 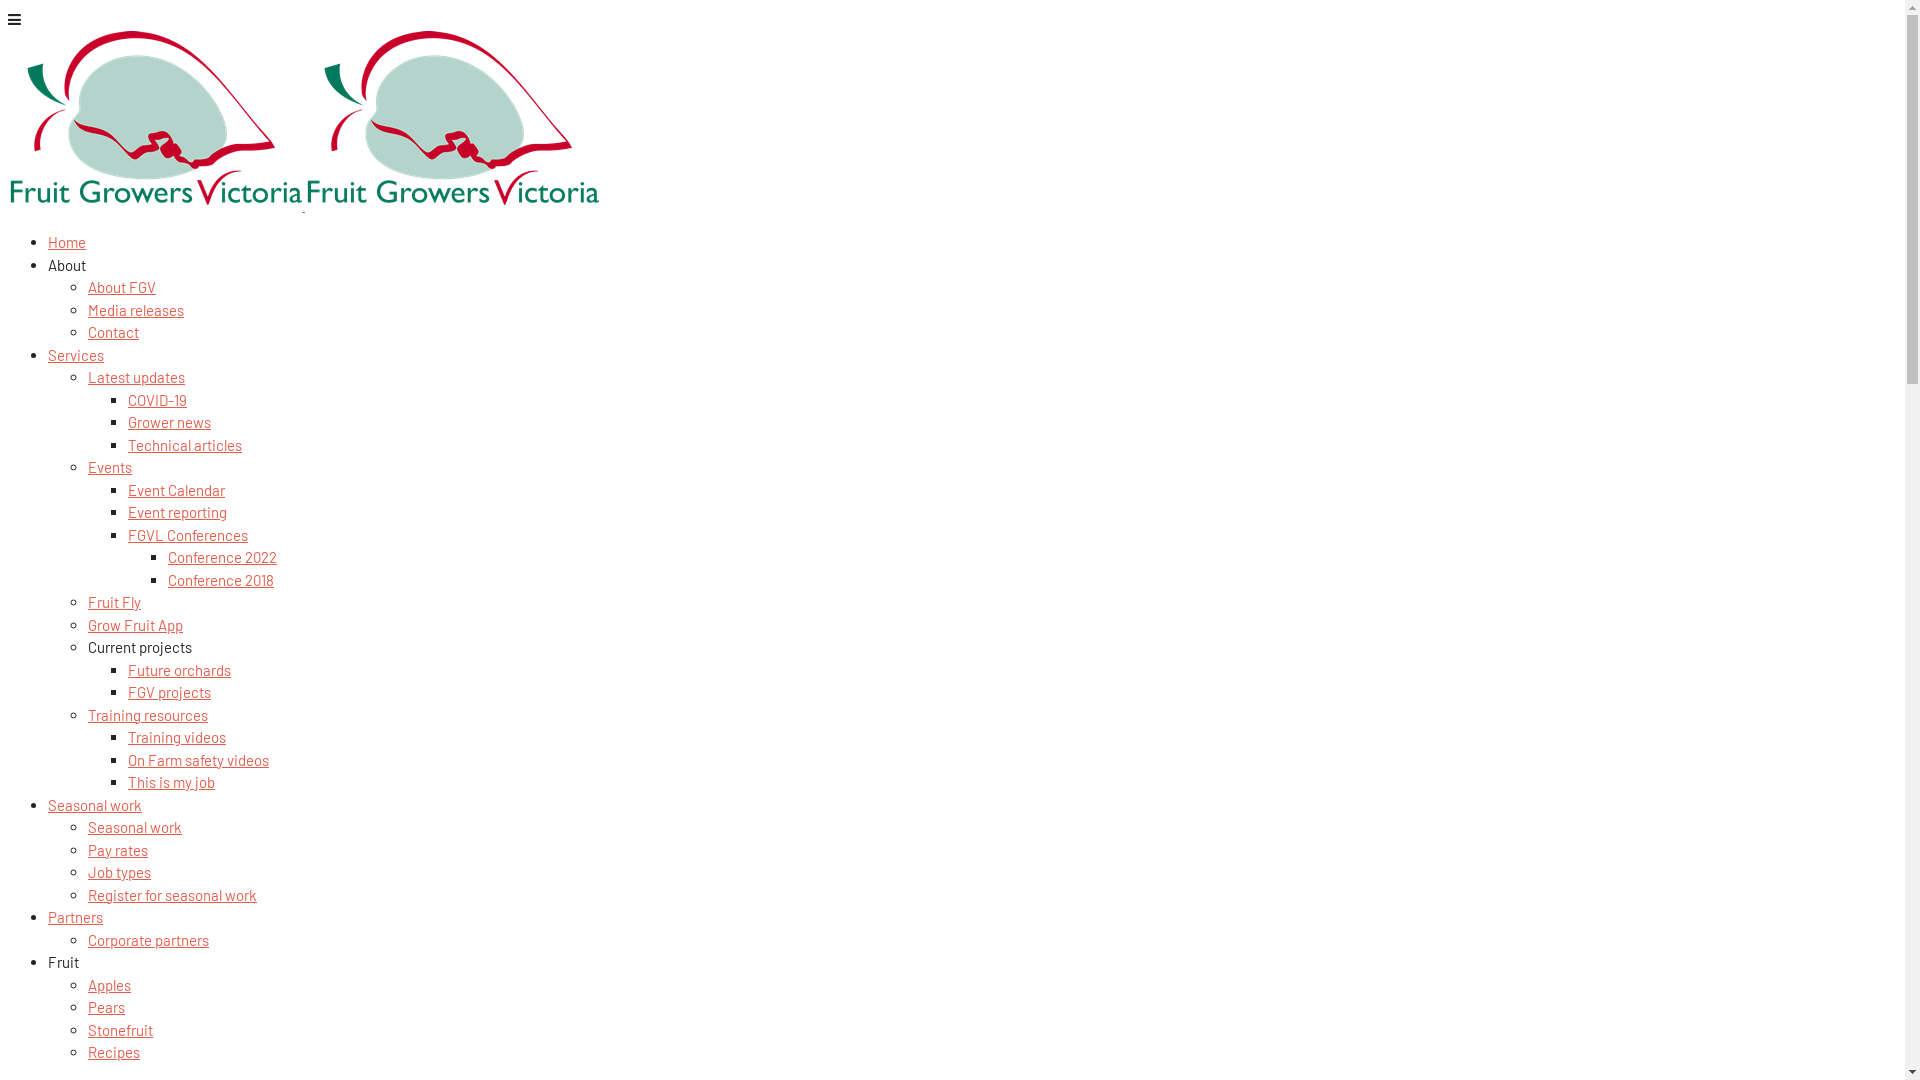 What do you see at coordinates (171, 781) in the screenshot?
I see `'This is my job'` at bounding box center [171, 781].